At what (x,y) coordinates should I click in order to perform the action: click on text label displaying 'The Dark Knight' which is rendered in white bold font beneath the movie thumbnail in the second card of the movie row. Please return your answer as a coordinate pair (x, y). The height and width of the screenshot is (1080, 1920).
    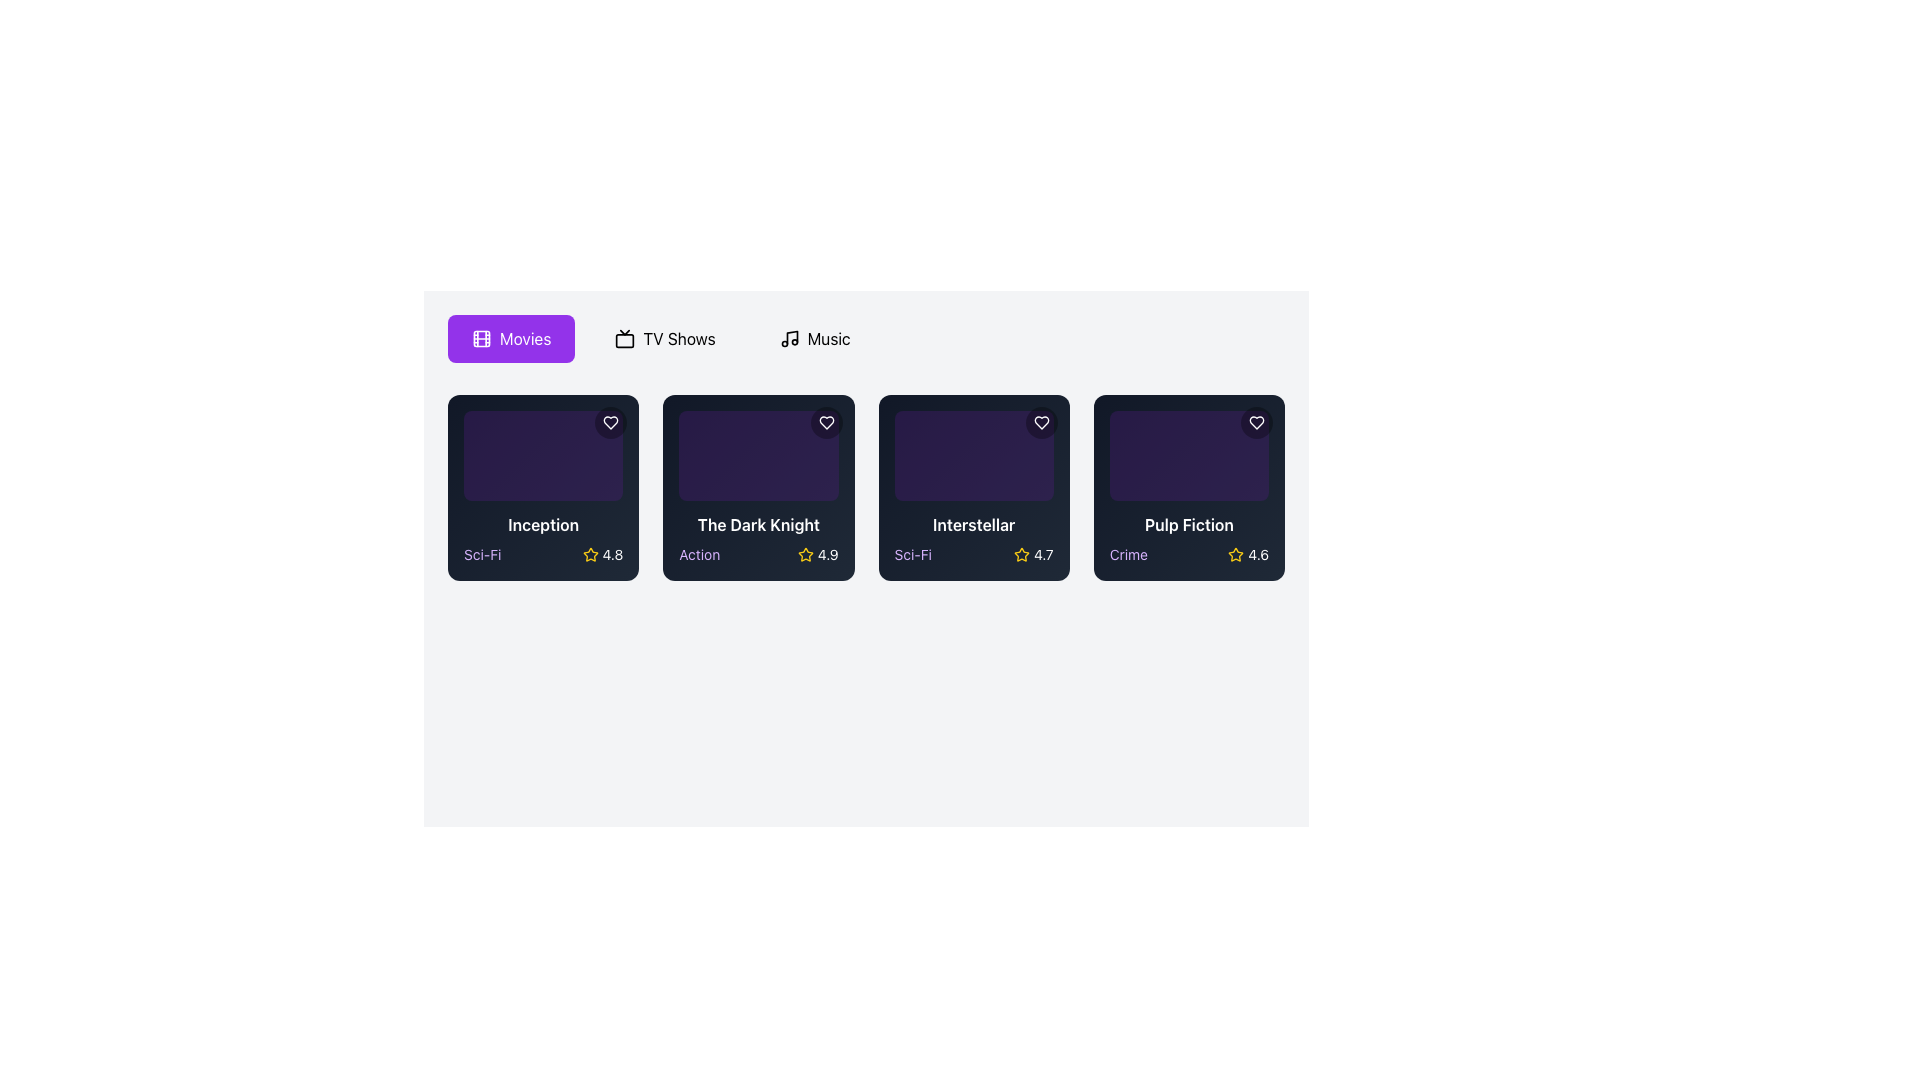
    Looking at the image, I should click on (757, 523).